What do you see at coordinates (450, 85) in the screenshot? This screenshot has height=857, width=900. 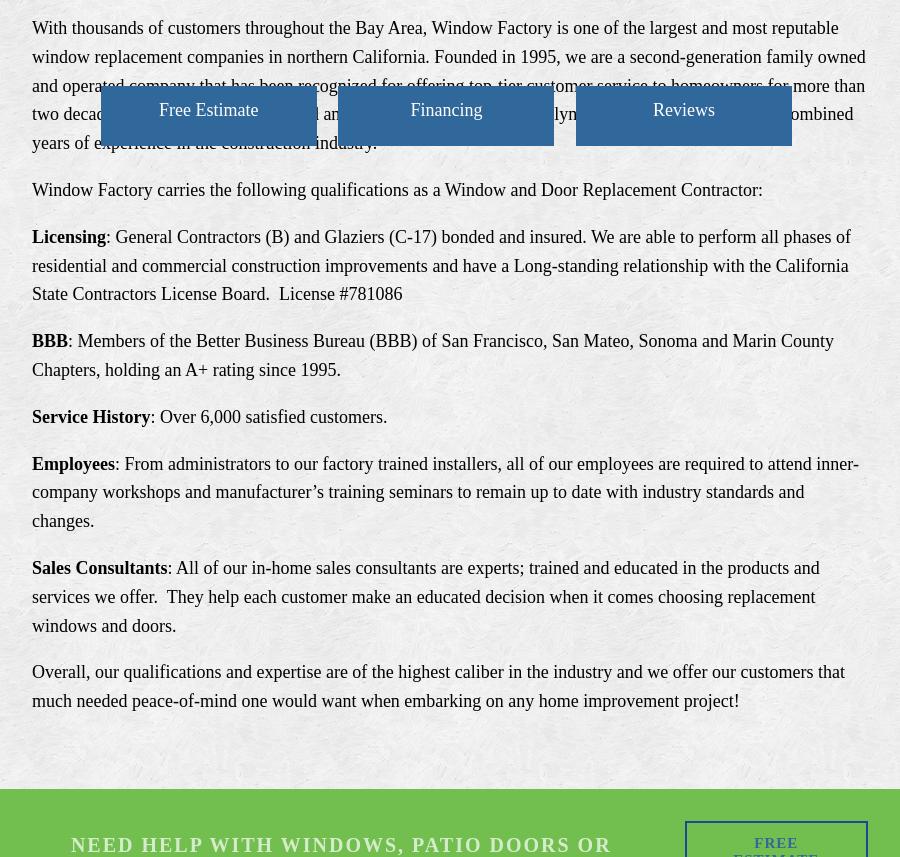 I see `'With thousands of customers throughout the Bay Area, Window Factory is one of the largest and most reputable window replacement companies in northern California. Founded in 1995, we are a second-generation family owned and operated company that has been recognized for offering top-tier customer service to homeowners for more than two decades. Window Factory is owned and managed by two sisters, Jaclyn and Rachel, whom offer 35 combined years of experience in the construction industry.'` at bounding box center [450, 85].